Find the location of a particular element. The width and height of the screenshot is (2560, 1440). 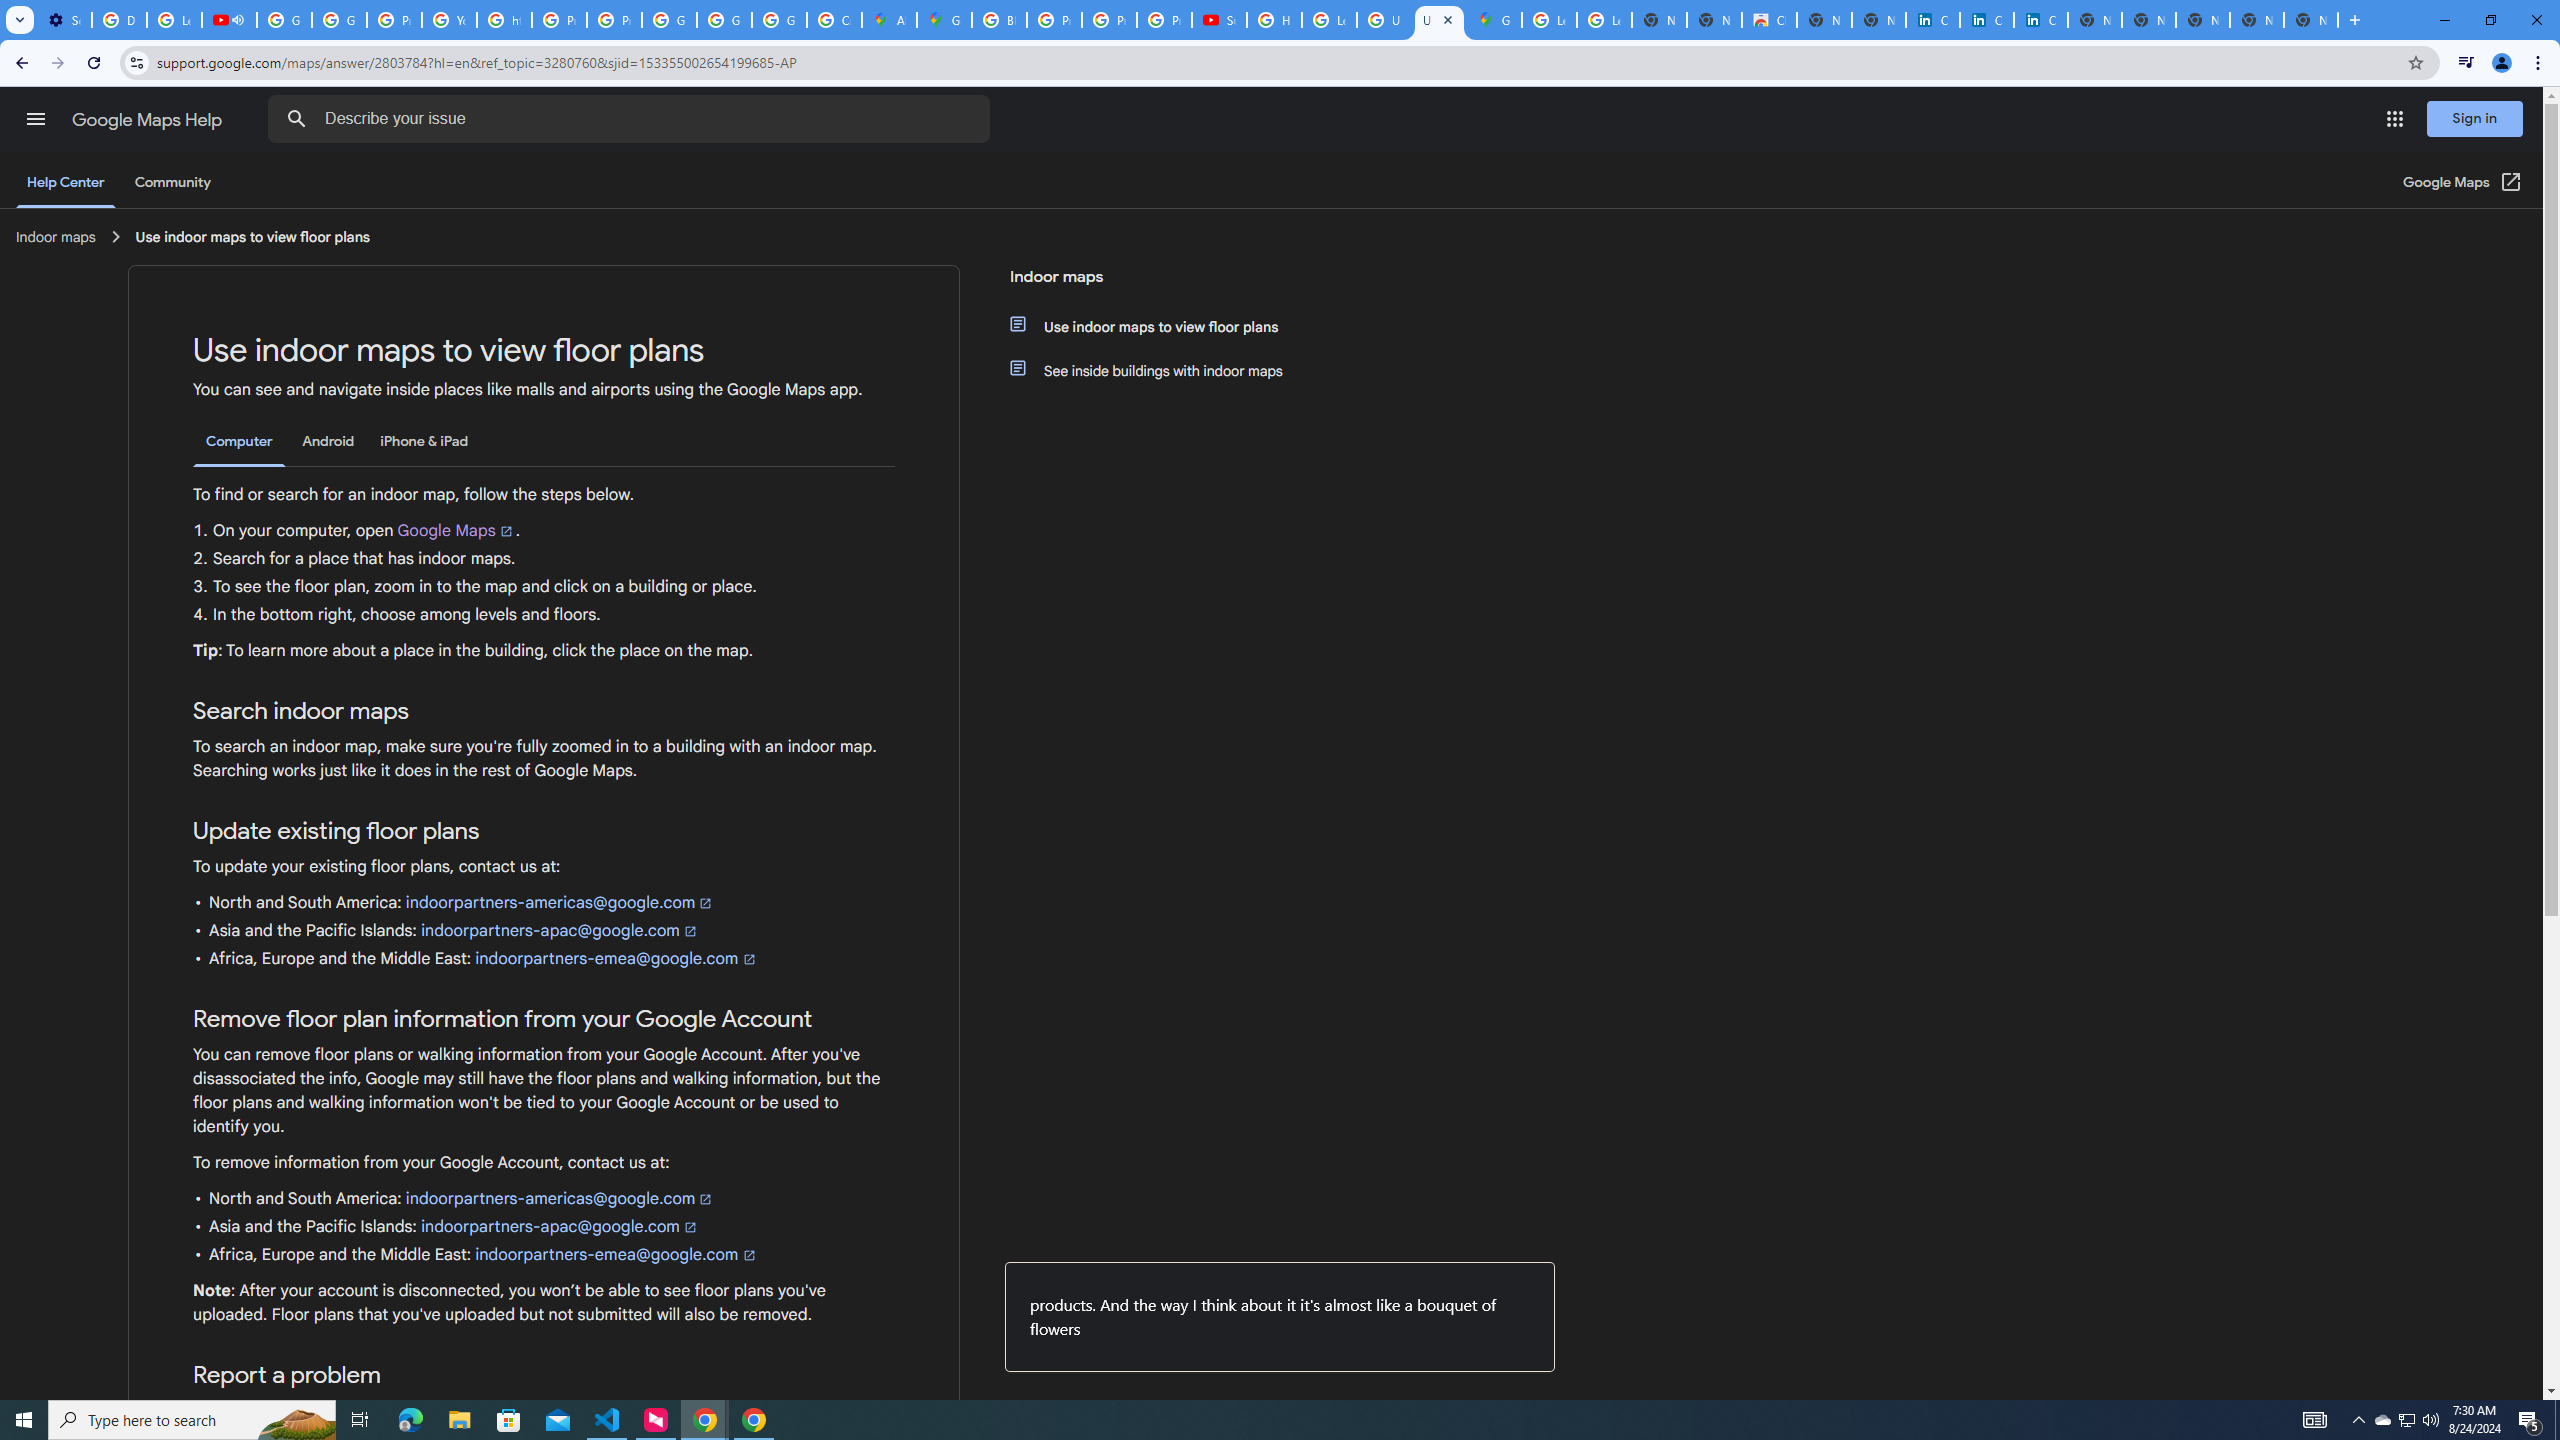

'Chrome Web Store' is located at coordinates (1768, 19).